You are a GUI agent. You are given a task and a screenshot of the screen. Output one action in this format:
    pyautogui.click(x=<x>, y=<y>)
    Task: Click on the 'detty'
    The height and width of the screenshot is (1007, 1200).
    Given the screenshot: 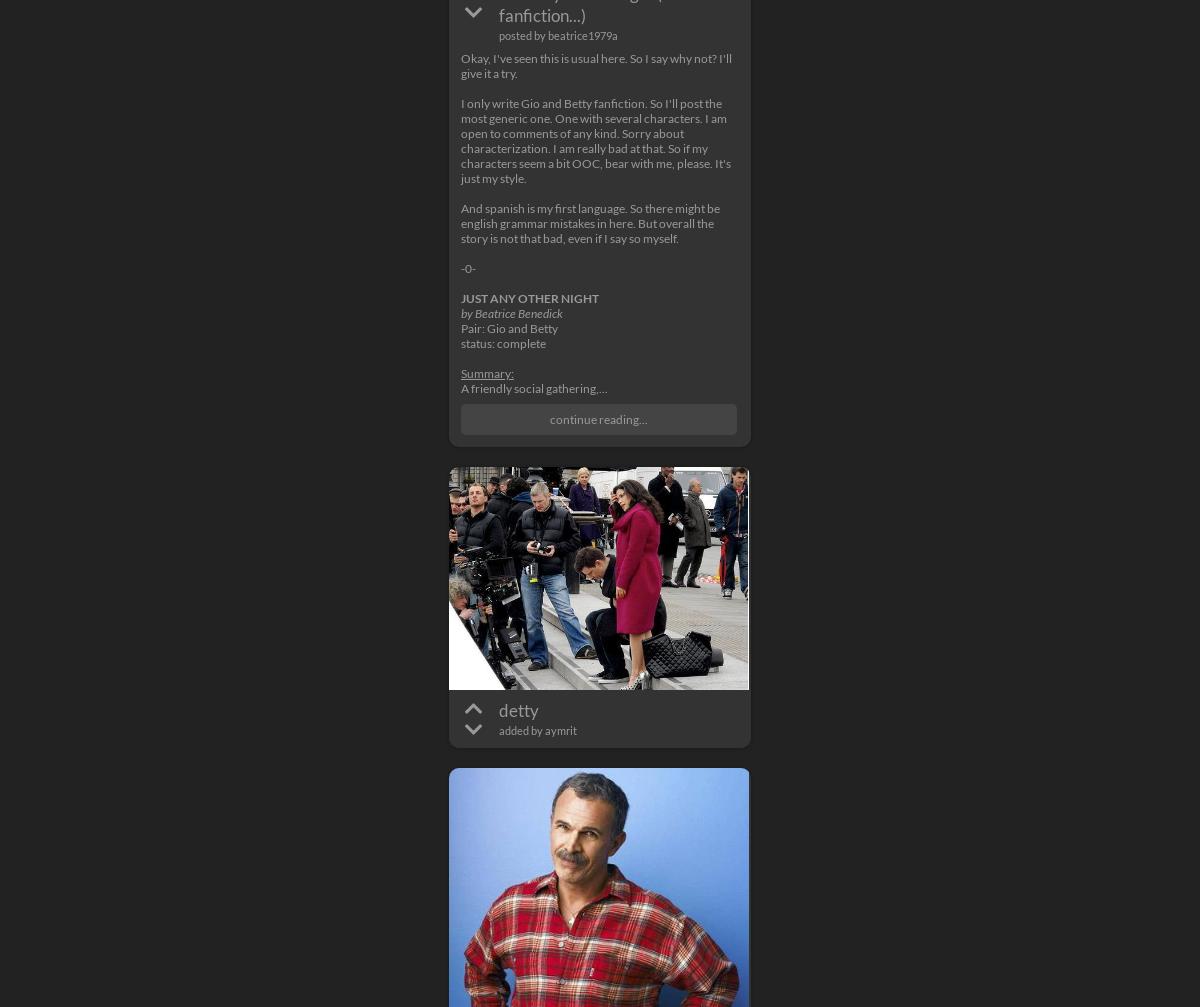 What is the action you would take?
    pyautogui.click(x=497, y=708)
    